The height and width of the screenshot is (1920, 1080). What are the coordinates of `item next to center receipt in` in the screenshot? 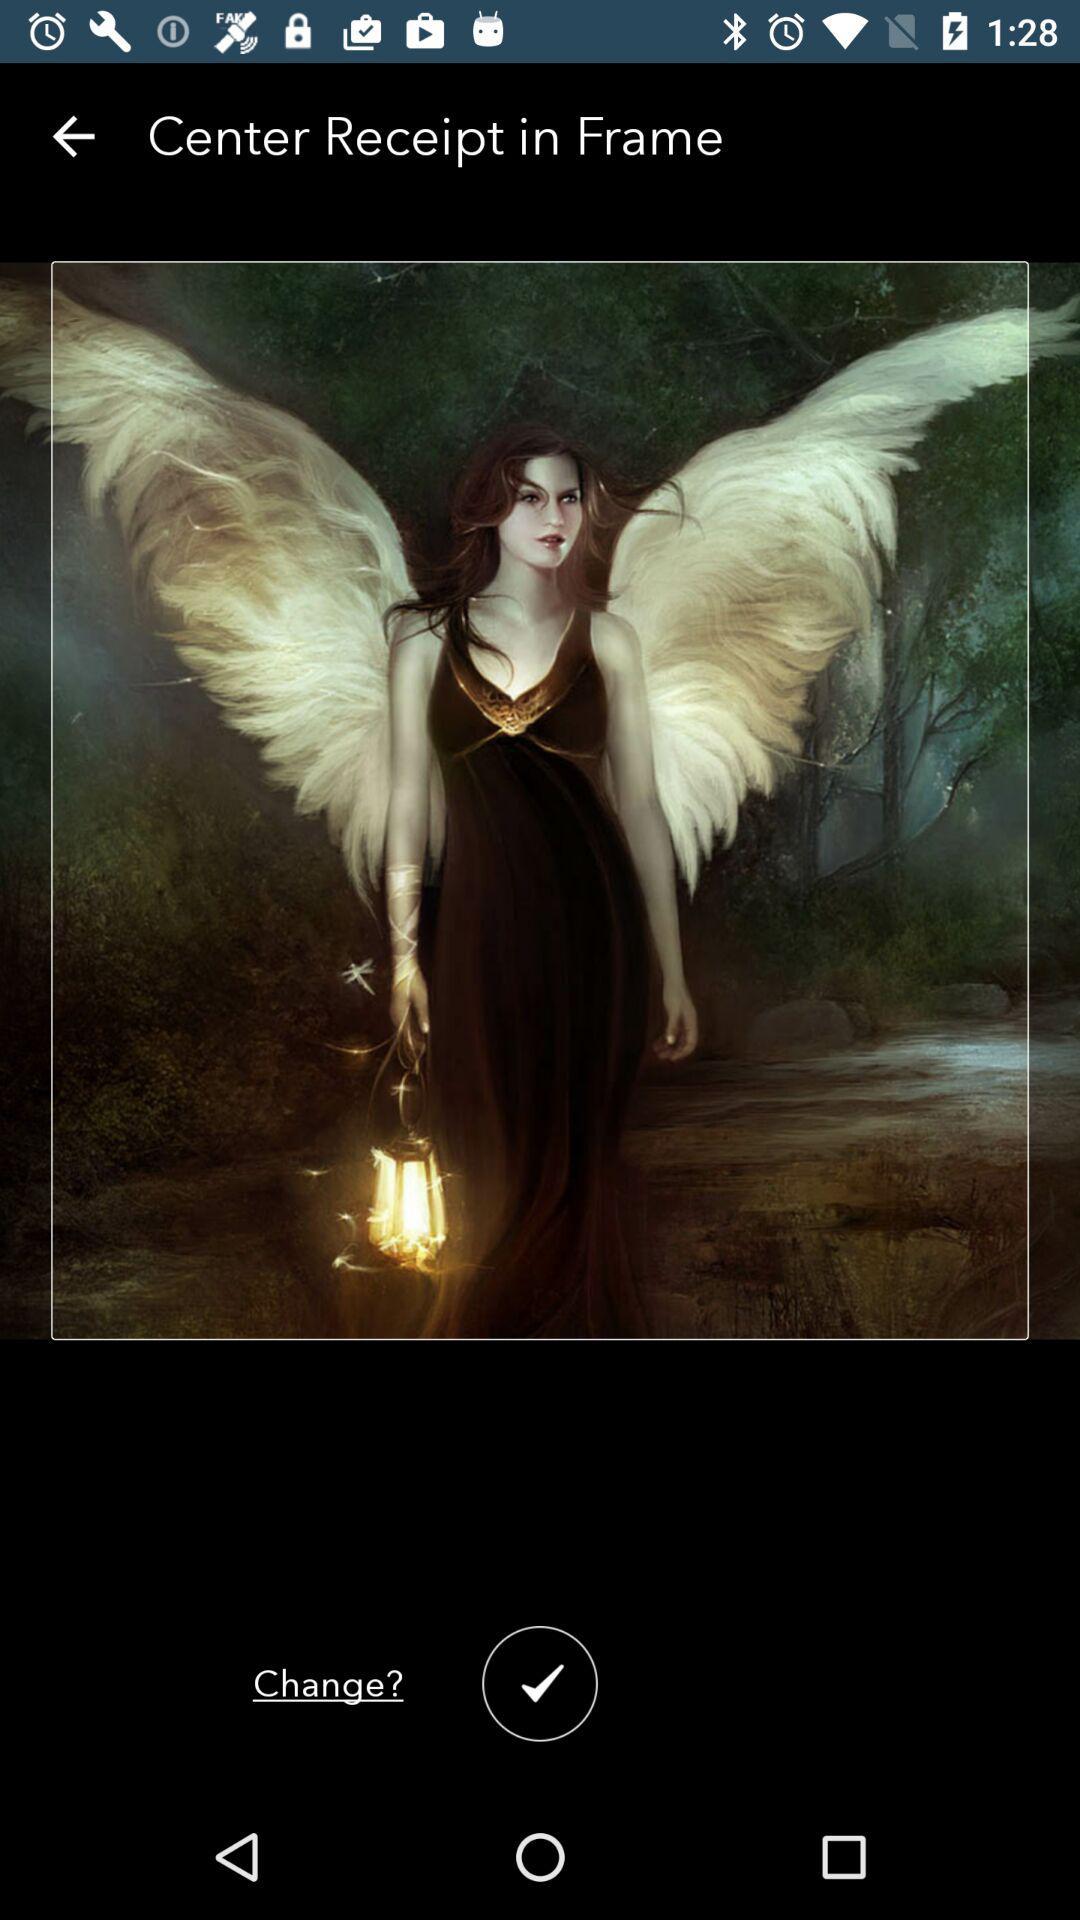 It's located at (72, 135).